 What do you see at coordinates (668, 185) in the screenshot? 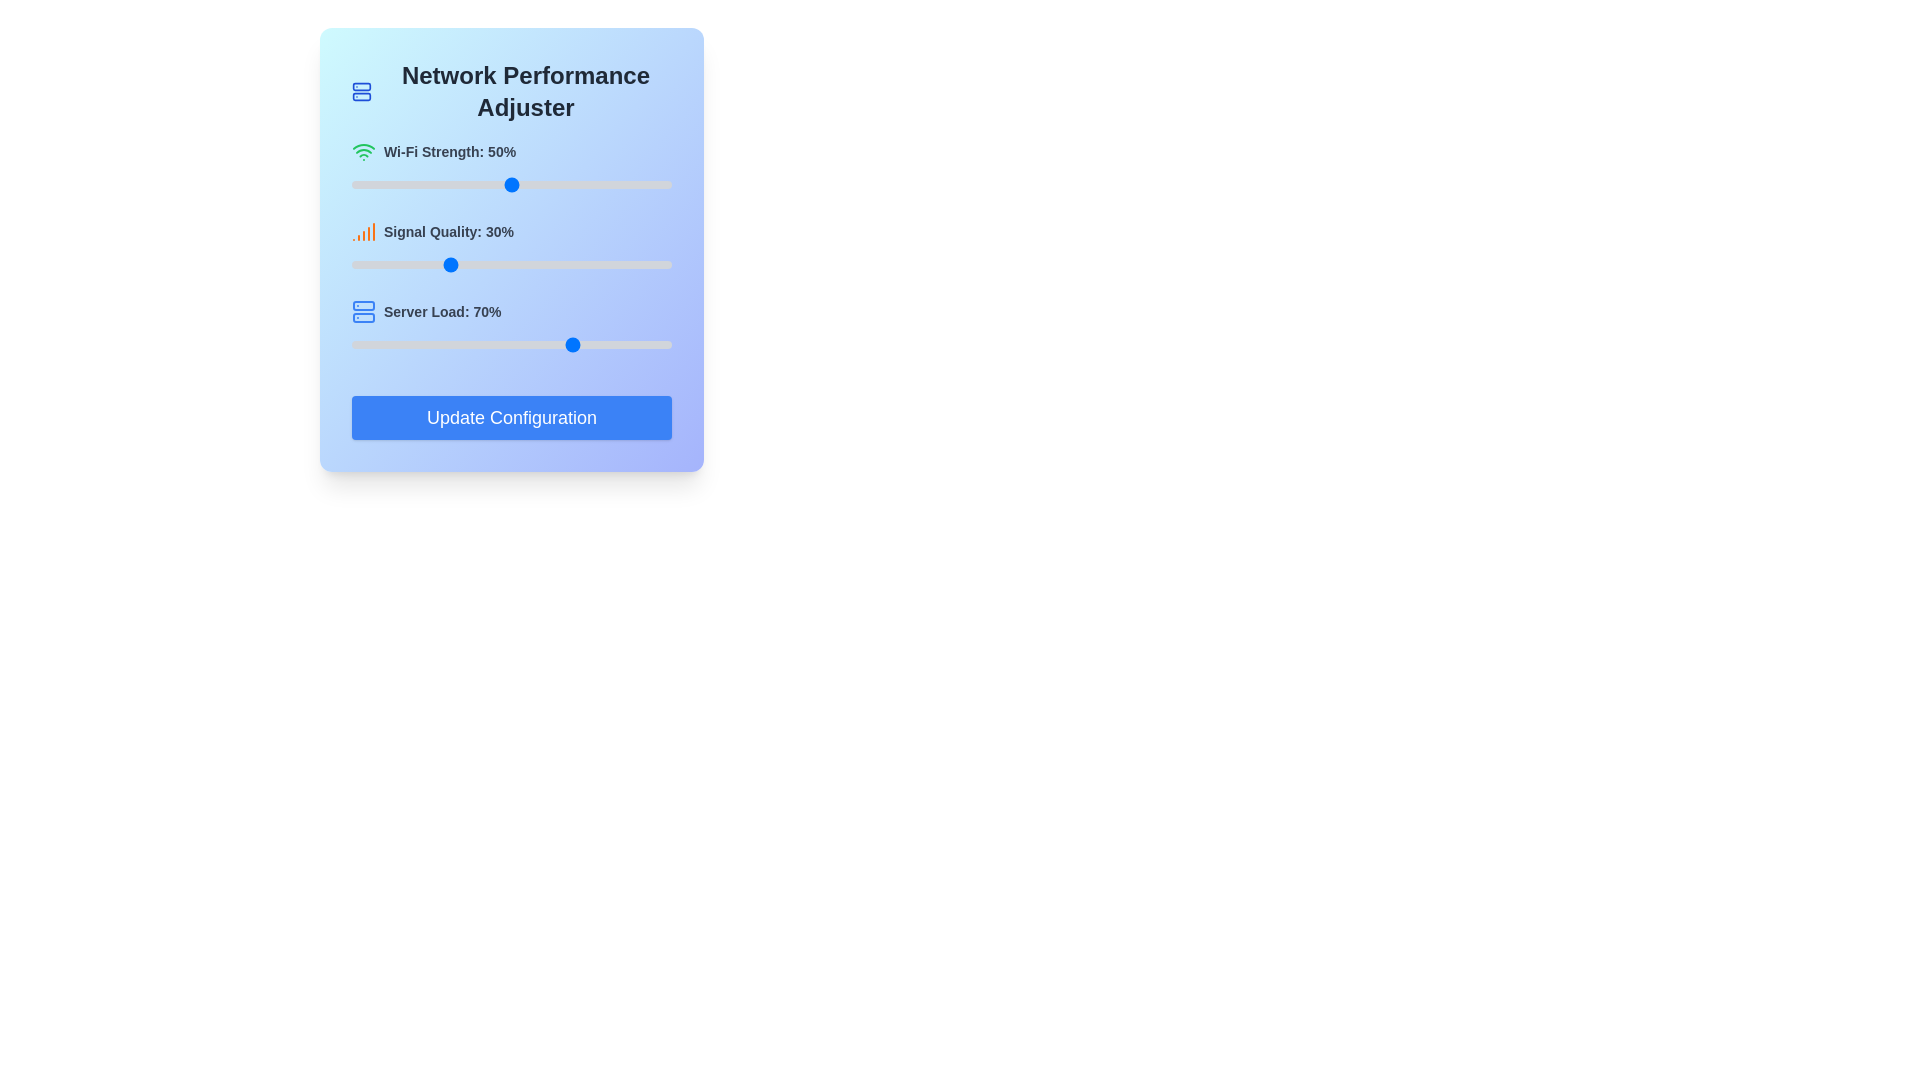
I see `Wi-Fi strength` at bounding box center [668, 185].